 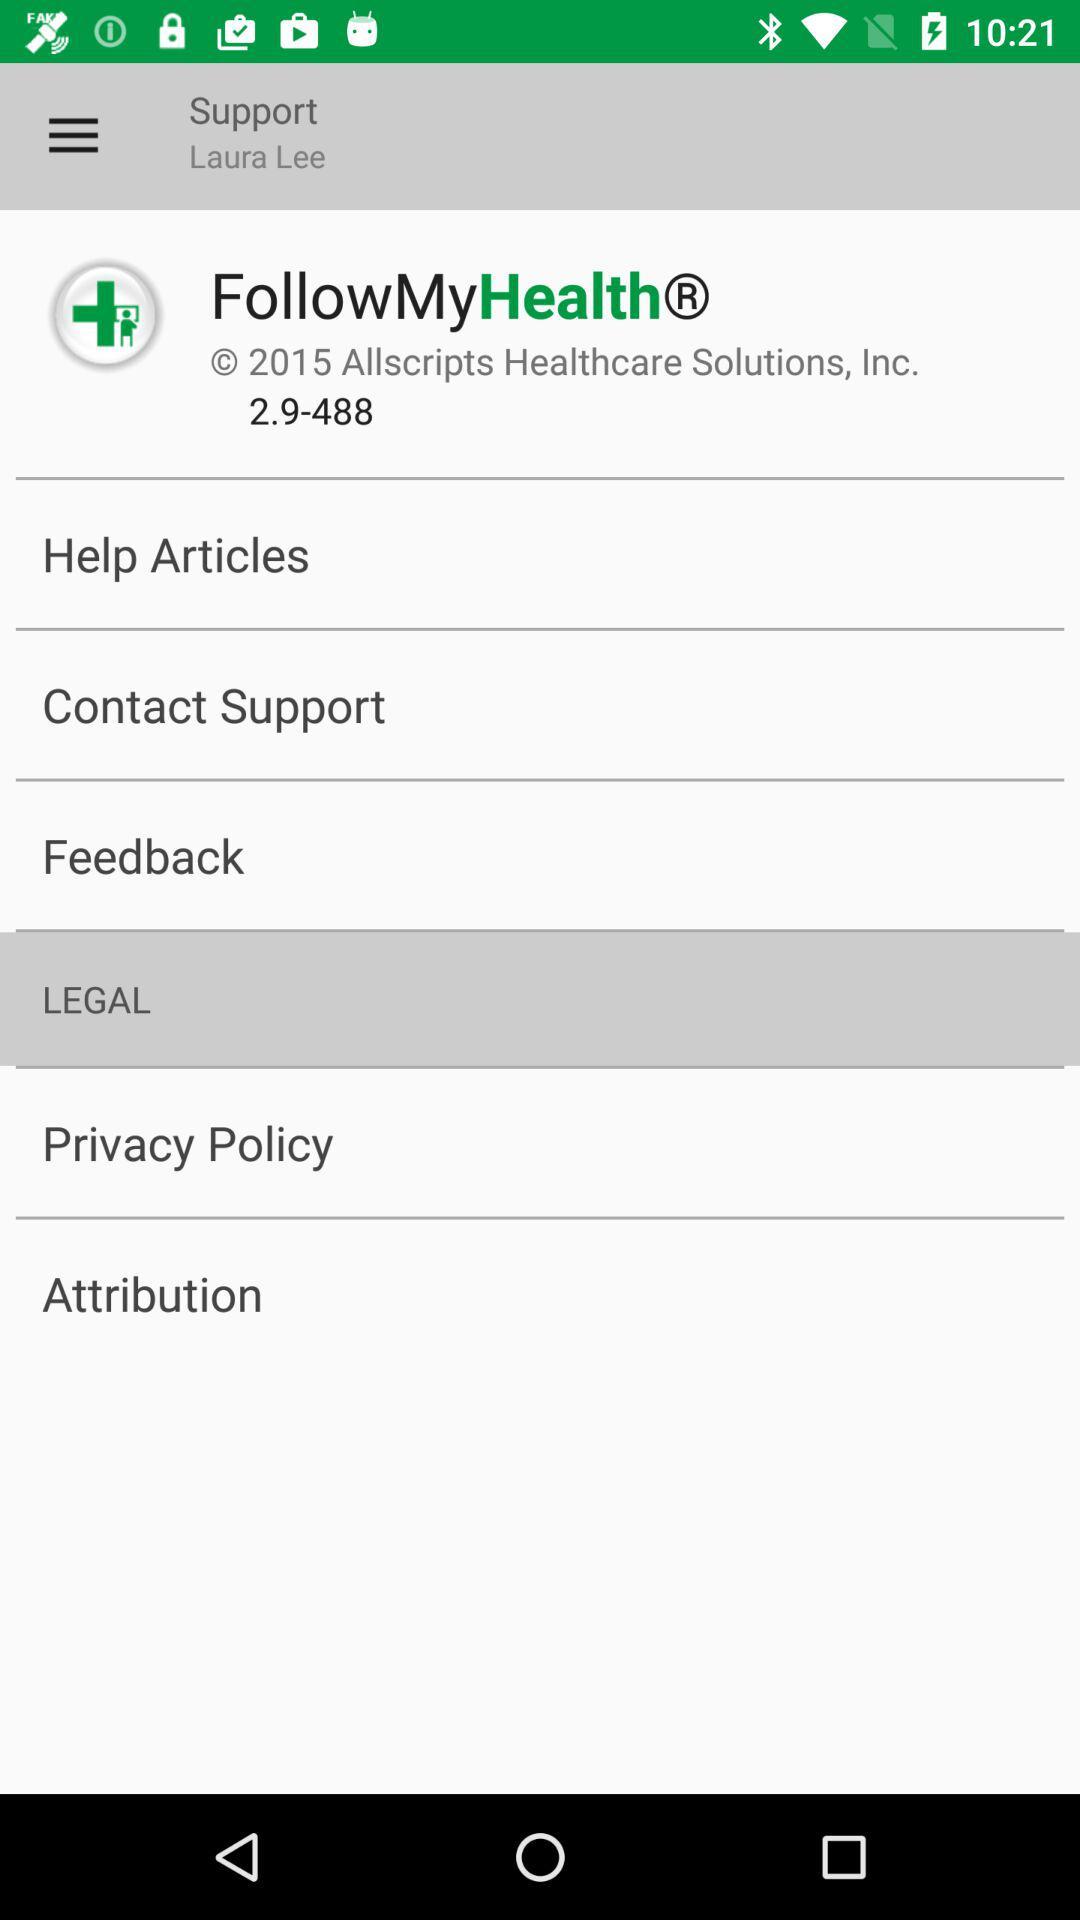 What do you see at coordinates (540, 704) in the screenshot?
I see `the item above the feedback item` at bounding box center [540, 704].